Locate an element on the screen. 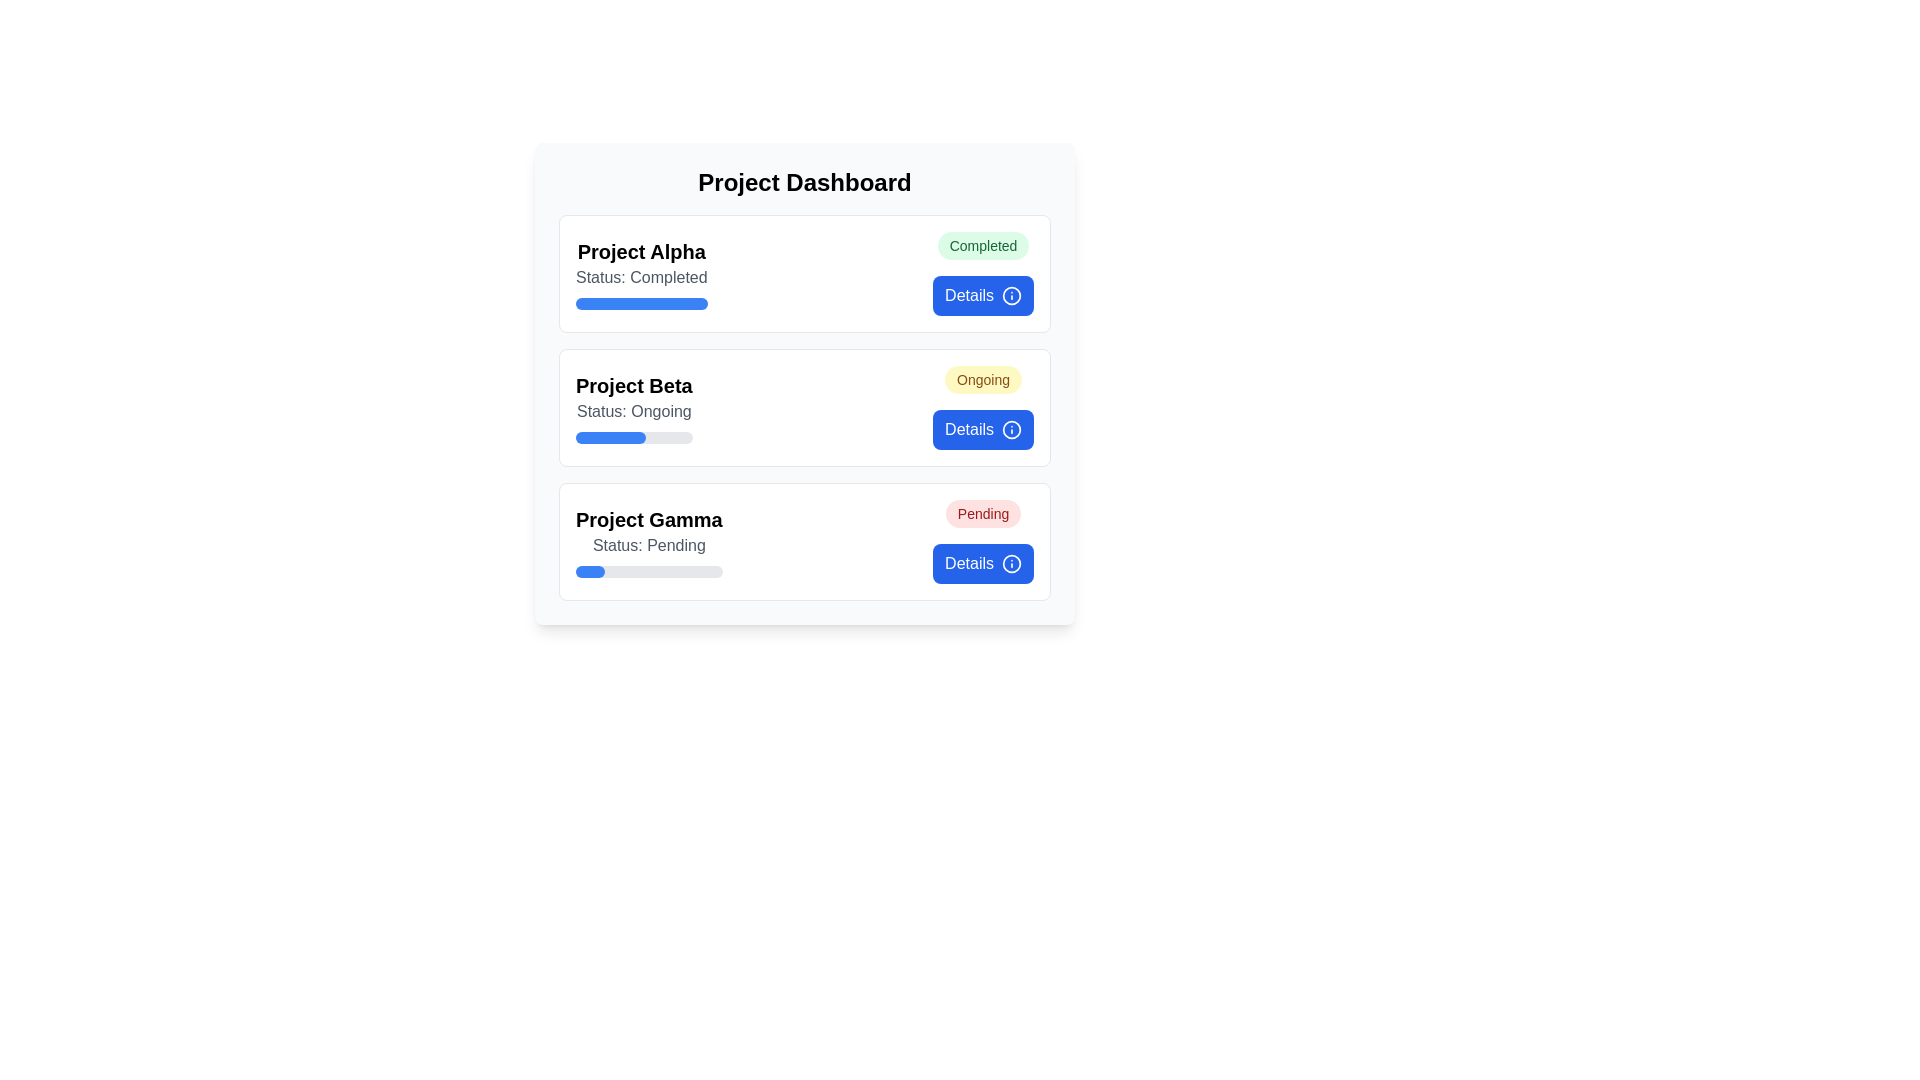 The image size is (1920, 1080). the 'Pending' tag or label with a red background that is located above the 'Details' button and to the left of the information icon in the 'Project Gamma' section of the project dashboard is located at coordinates (983, 512).